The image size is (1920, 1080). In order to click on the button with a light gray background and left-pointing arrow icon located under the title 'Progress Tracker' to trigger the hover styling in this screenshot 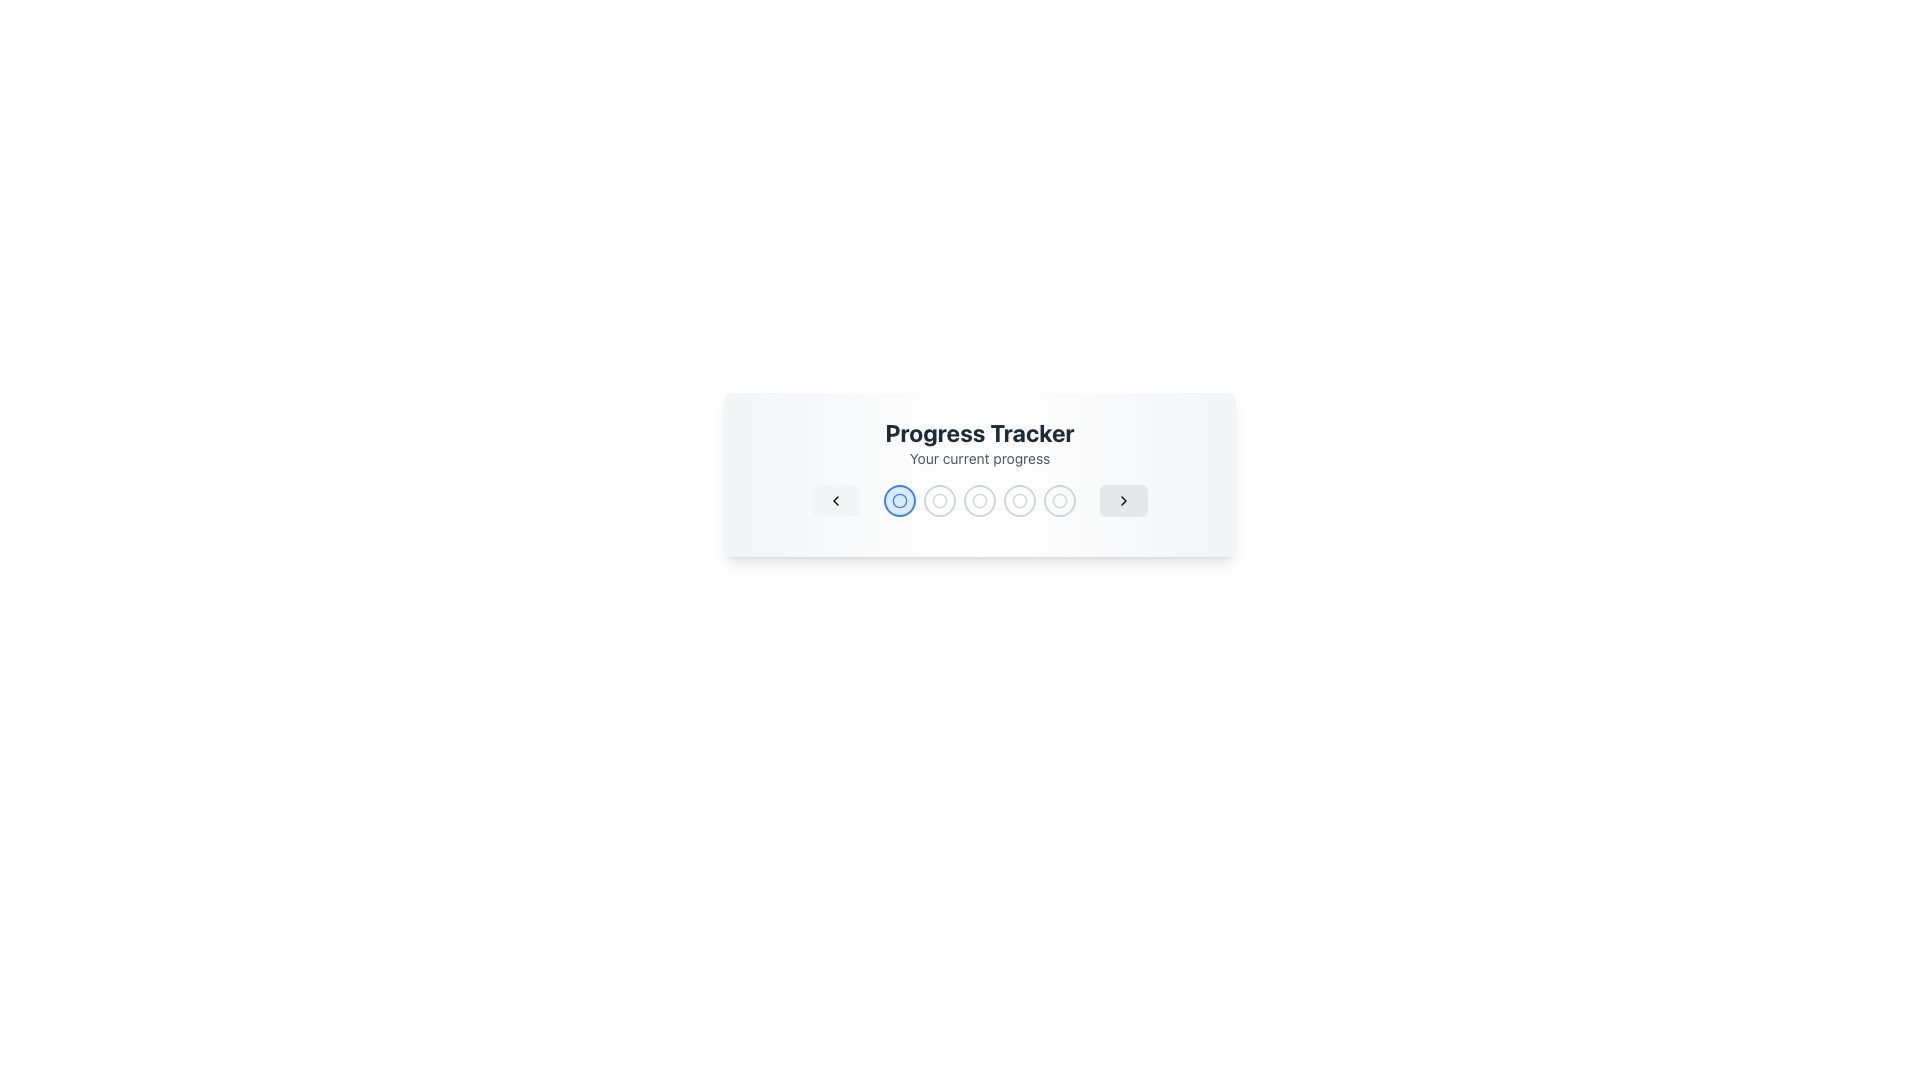, I will do `click(835, 500)`.